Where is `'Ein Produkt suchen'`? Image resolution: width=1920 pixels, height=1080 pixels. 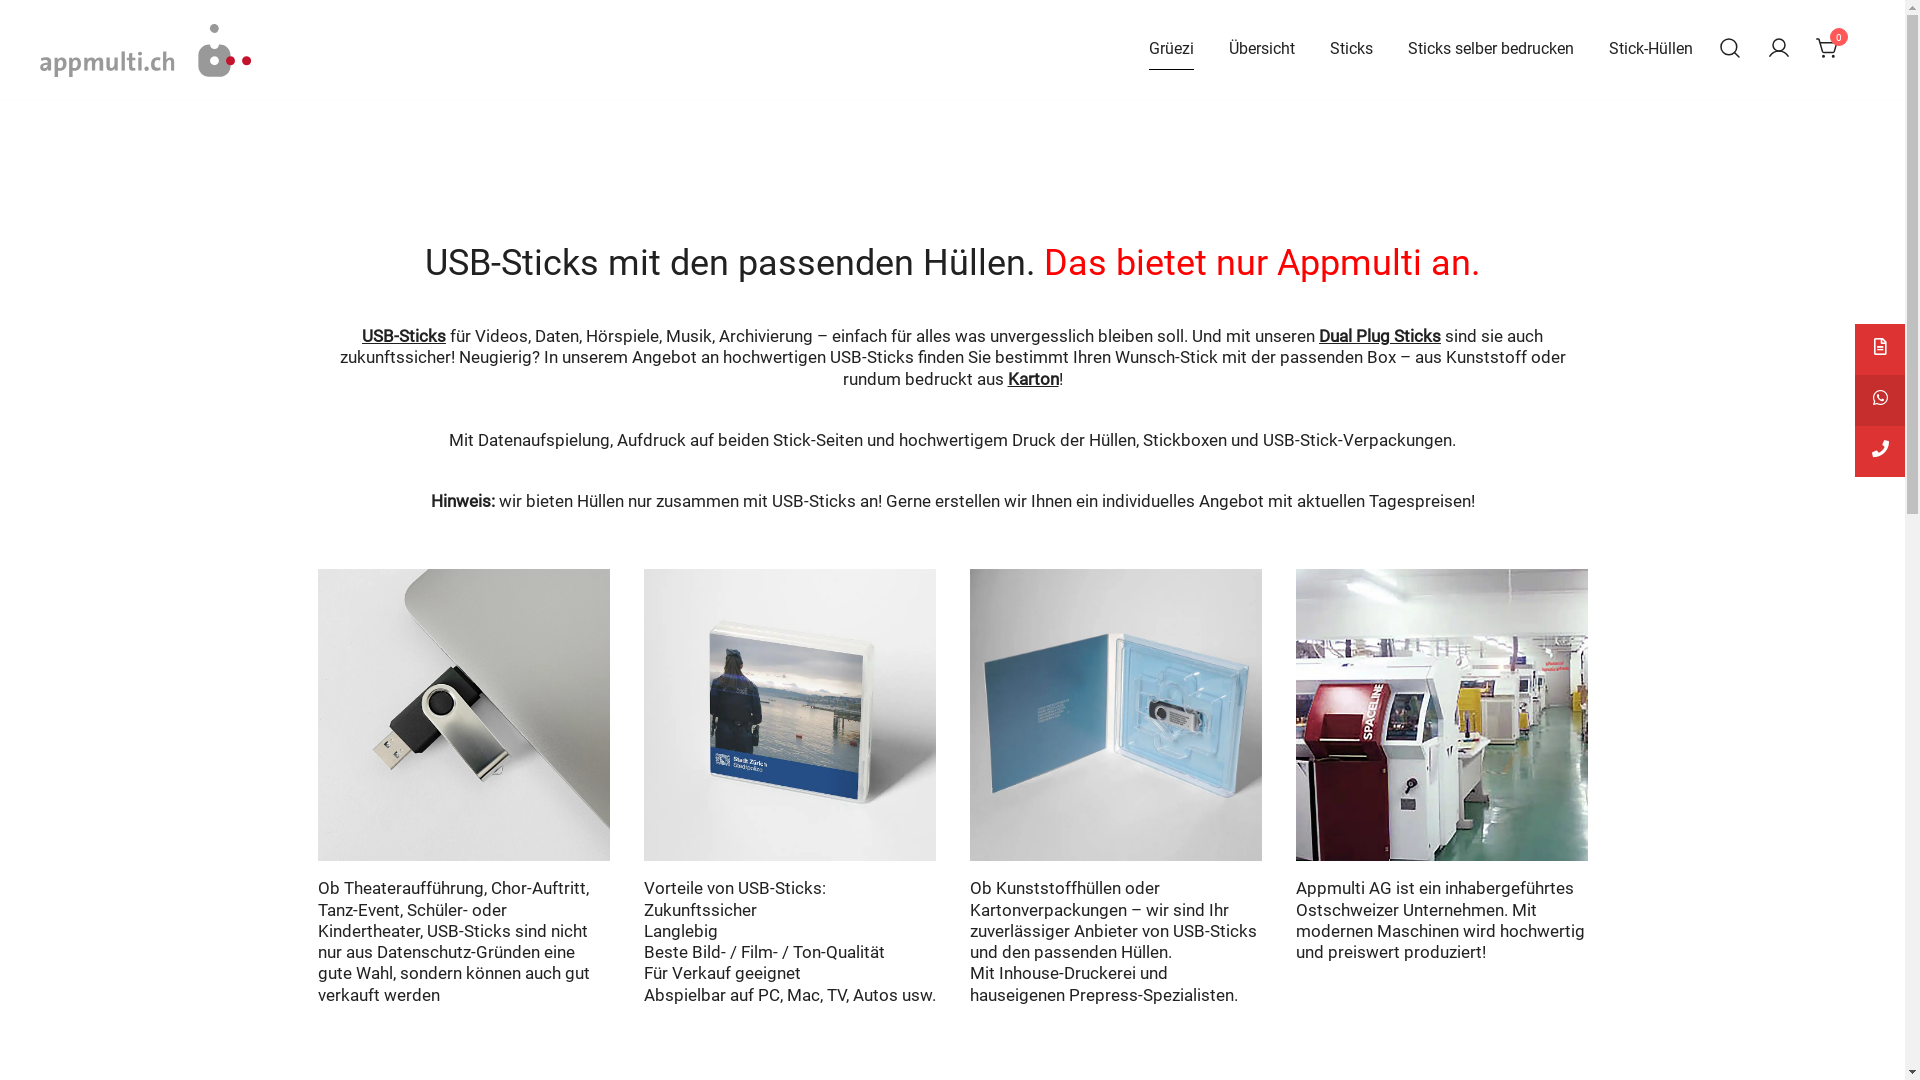 'Ein Produkt suchen' is located at coordinates (1728, 48).